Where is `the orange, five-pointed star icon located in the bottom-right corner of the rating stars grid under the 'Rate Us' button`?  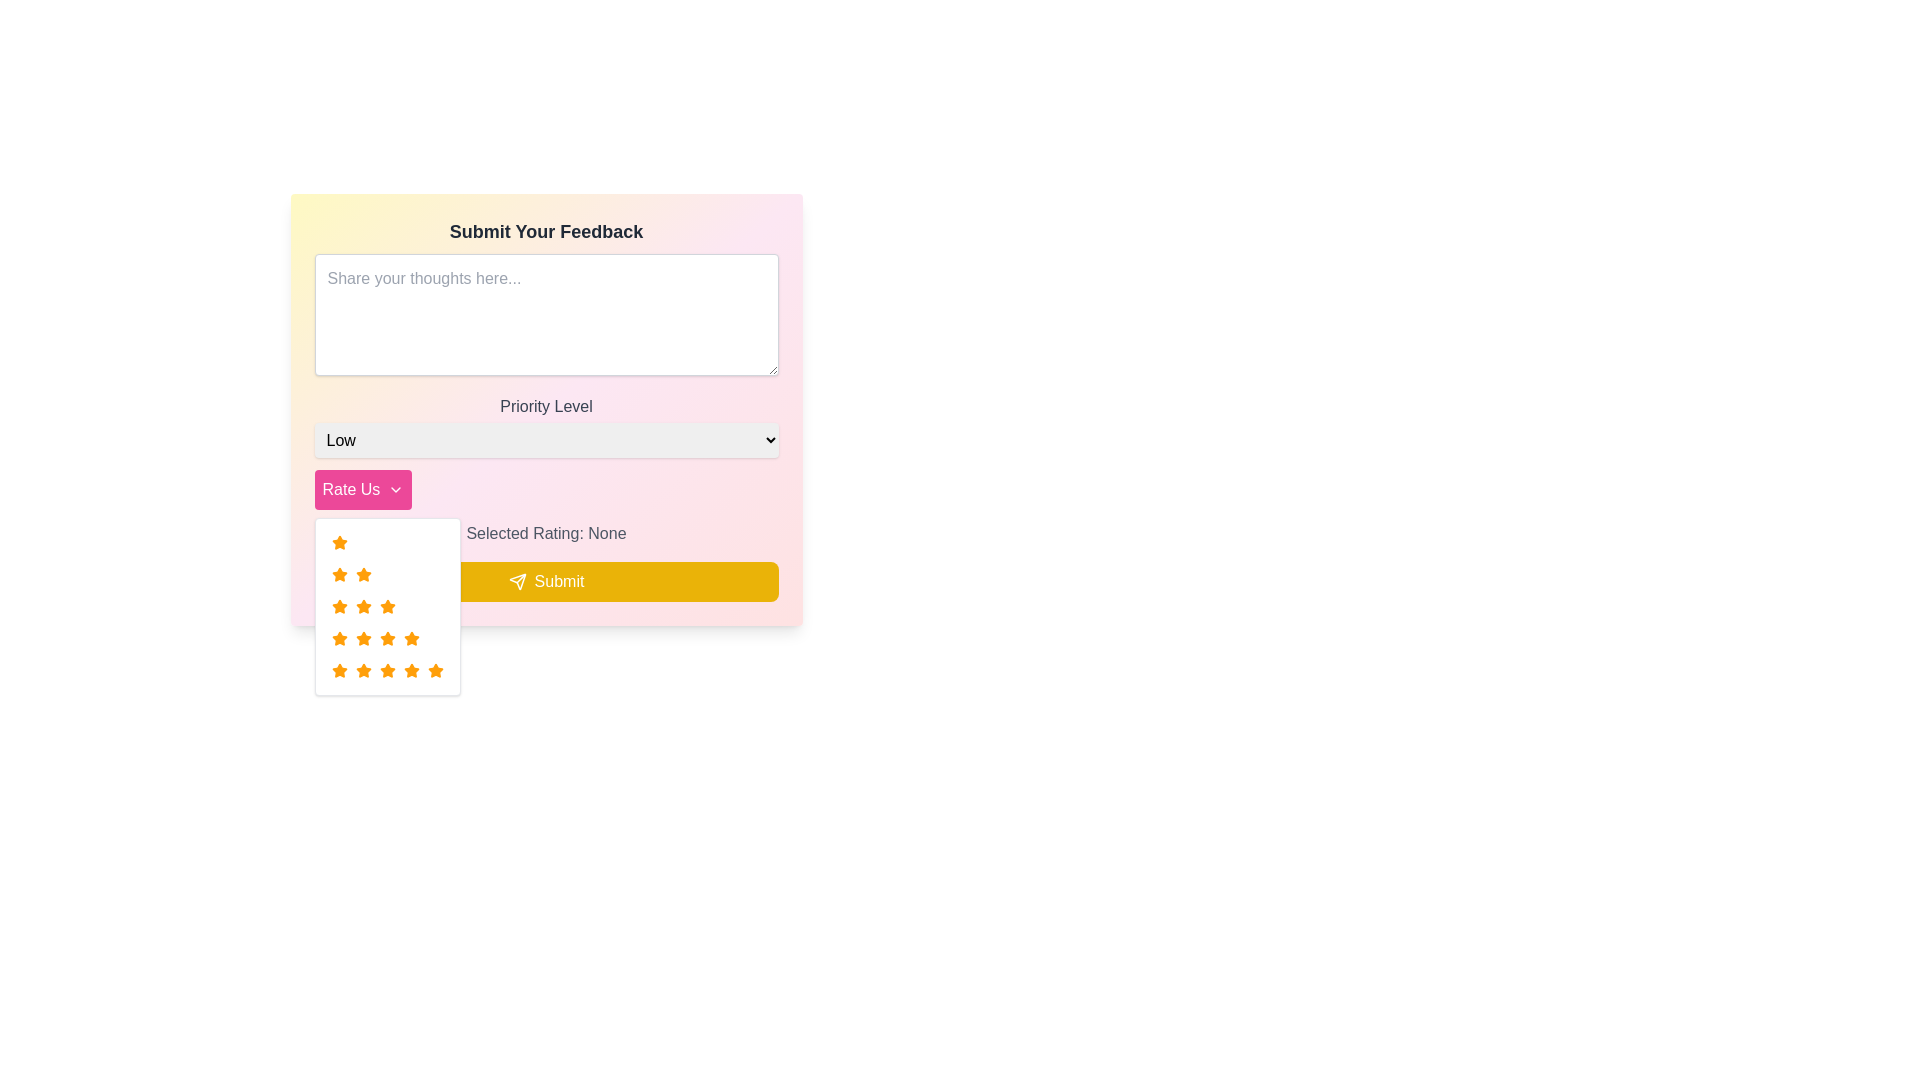
the orange, five-pointed star icon located in the bottom-right corner of the rating stars grid under the 'Rate Us' button is located at coordinates (434, 671).